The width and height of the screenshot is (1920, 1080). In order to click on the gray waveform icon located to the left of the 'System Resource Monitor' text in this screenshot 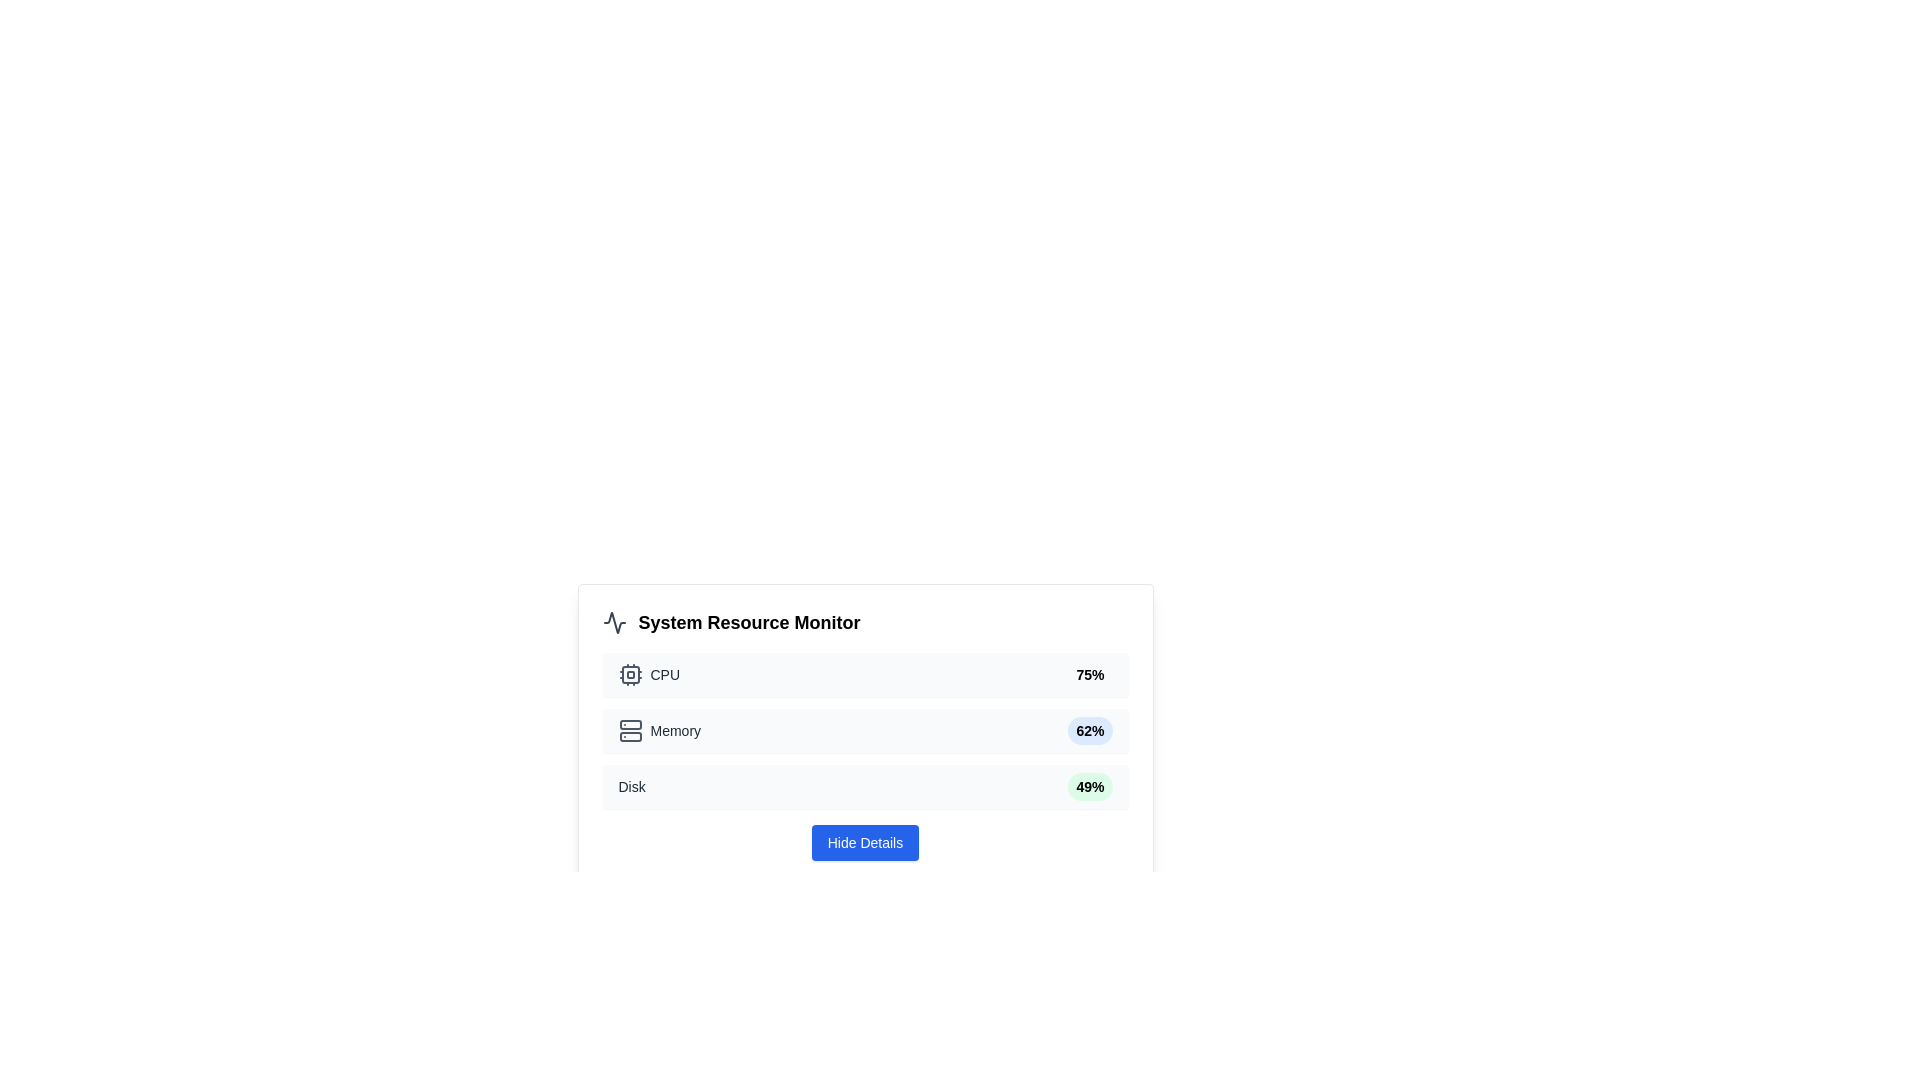, I will do `click(613, 622)`.